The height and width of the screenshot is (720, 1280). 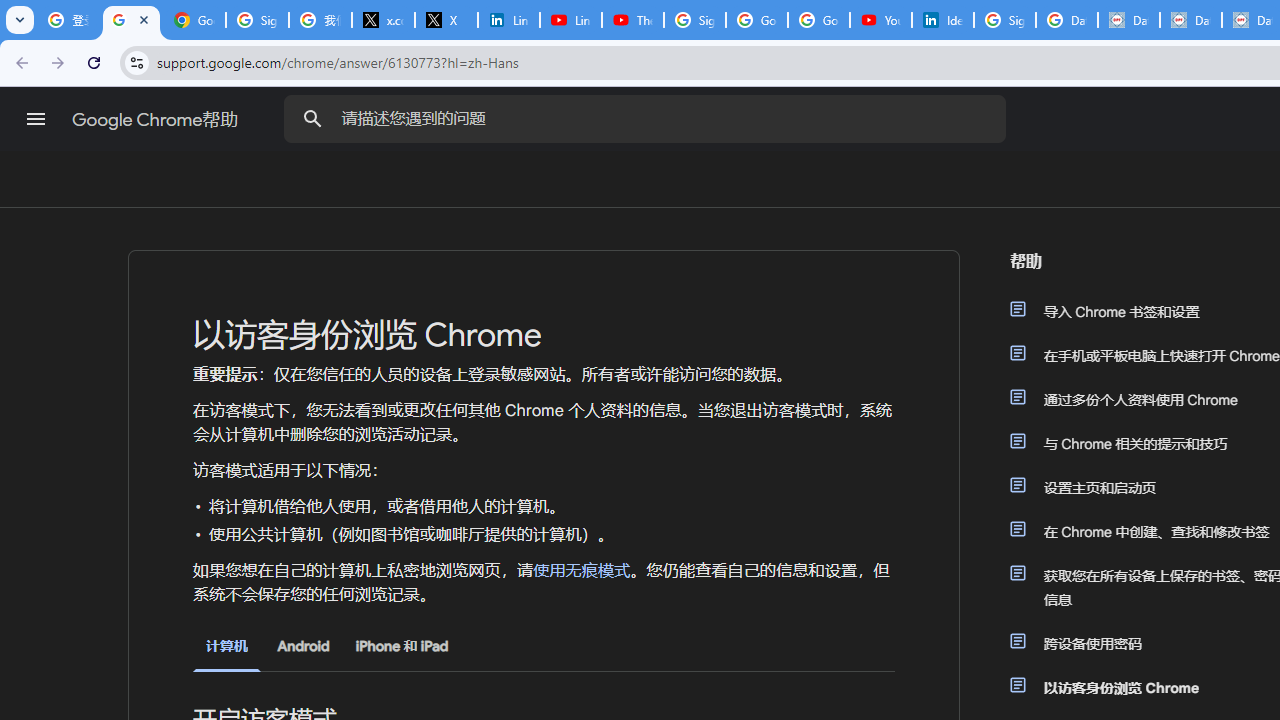 What do you see at coordinates (1128, 20) in the screenshot?
I see `'Data Privacy Framework'` at bounding box center [1128, 20].